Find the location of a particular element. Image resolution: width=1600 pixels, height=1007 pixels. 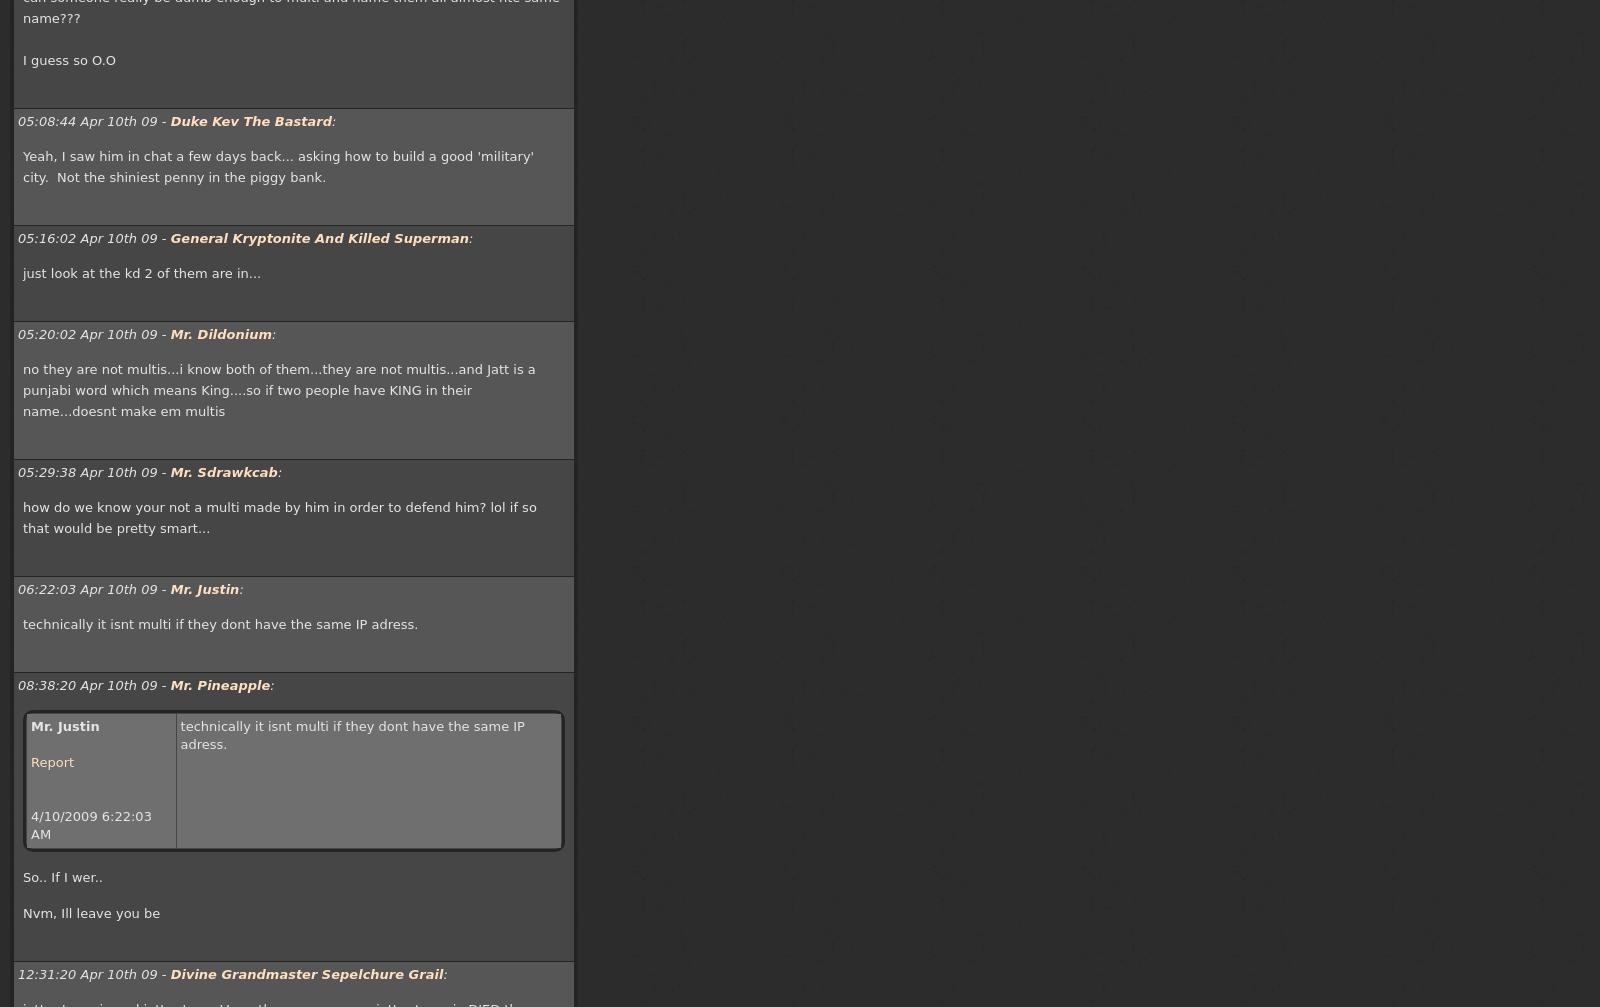

'Divine Grandmaster Sepelchure Grail' is located at coordinates (306, 973).